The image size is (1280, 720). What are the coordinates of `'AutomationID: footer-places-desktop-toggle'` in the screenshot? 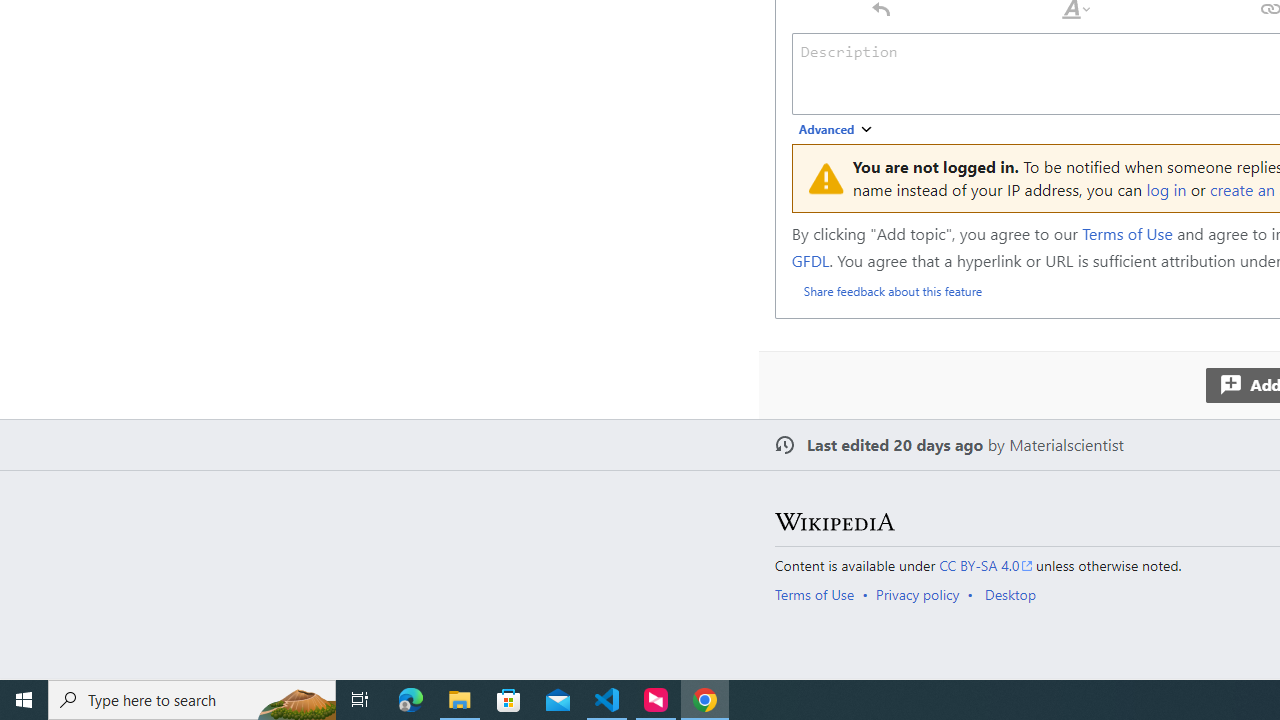 It's located at (1014, 593).